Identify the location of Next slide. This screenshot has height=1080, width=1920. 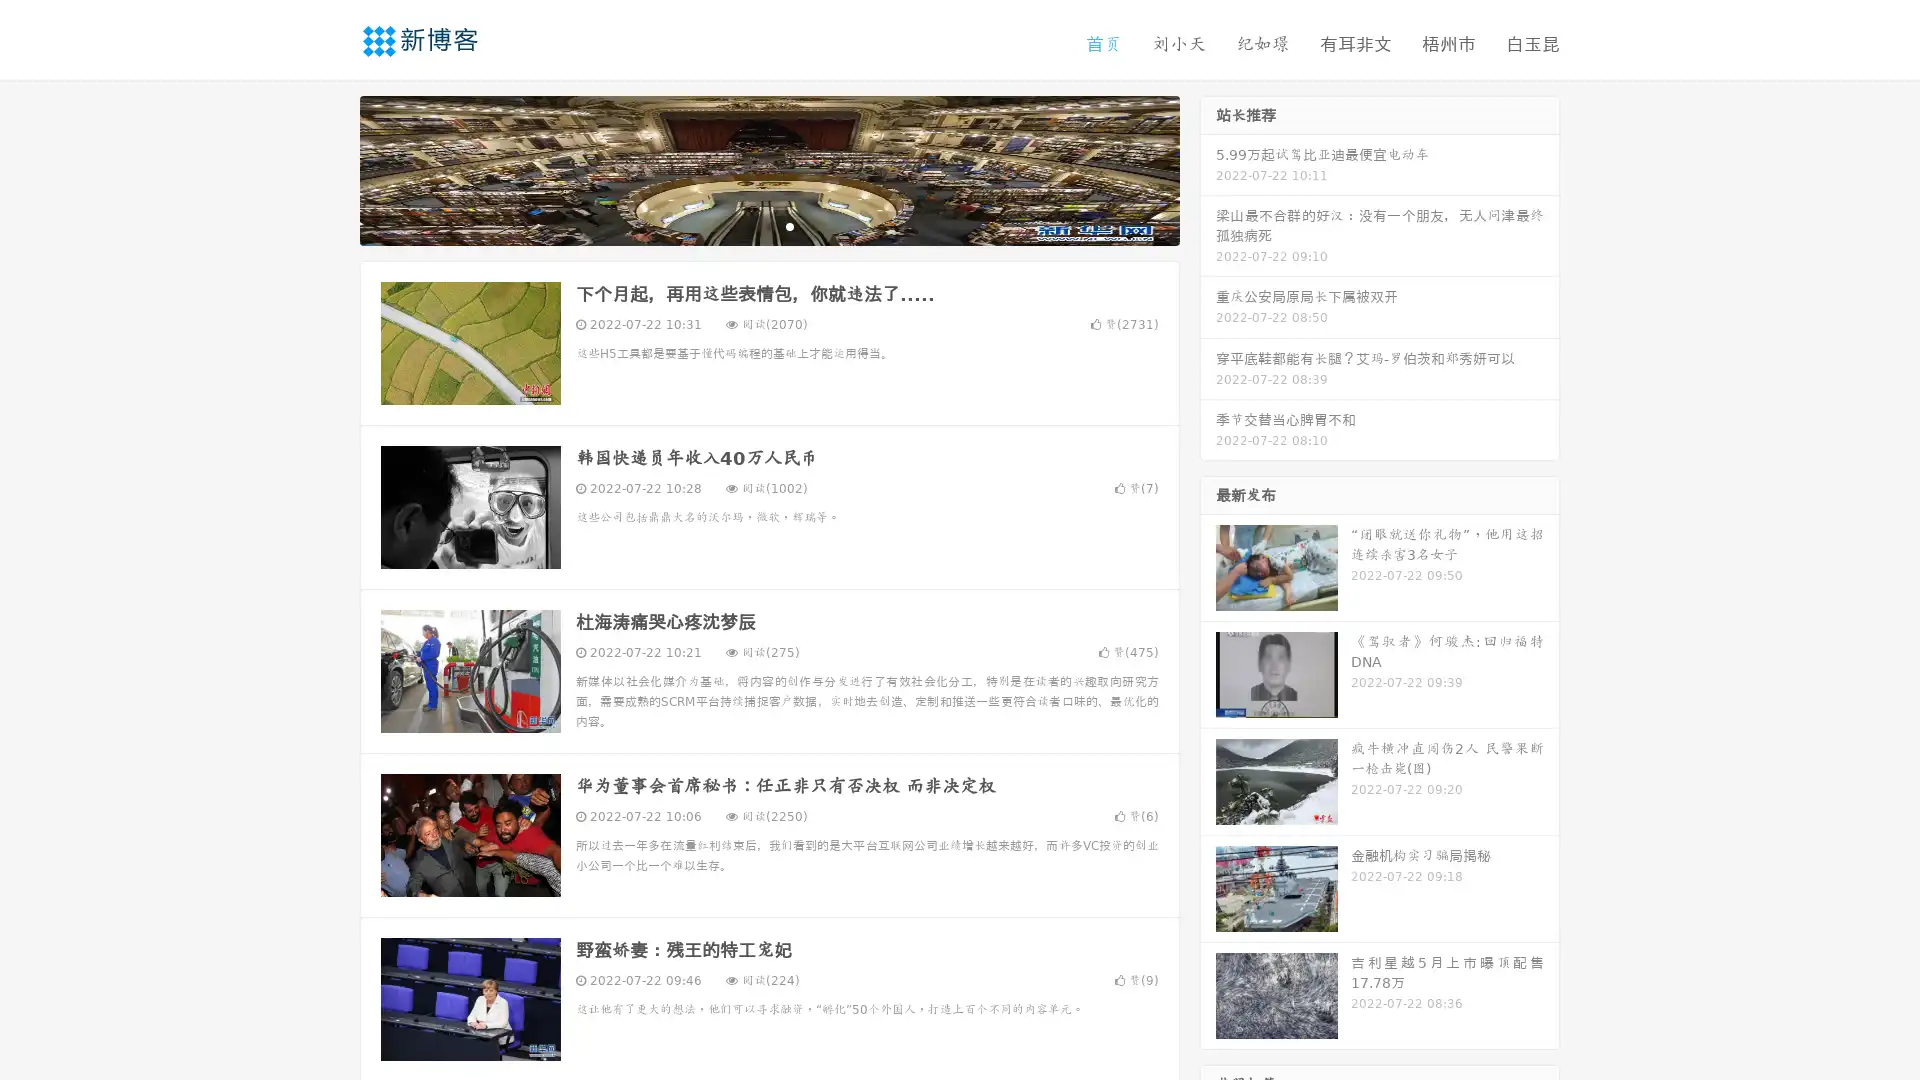
(1208, 168).